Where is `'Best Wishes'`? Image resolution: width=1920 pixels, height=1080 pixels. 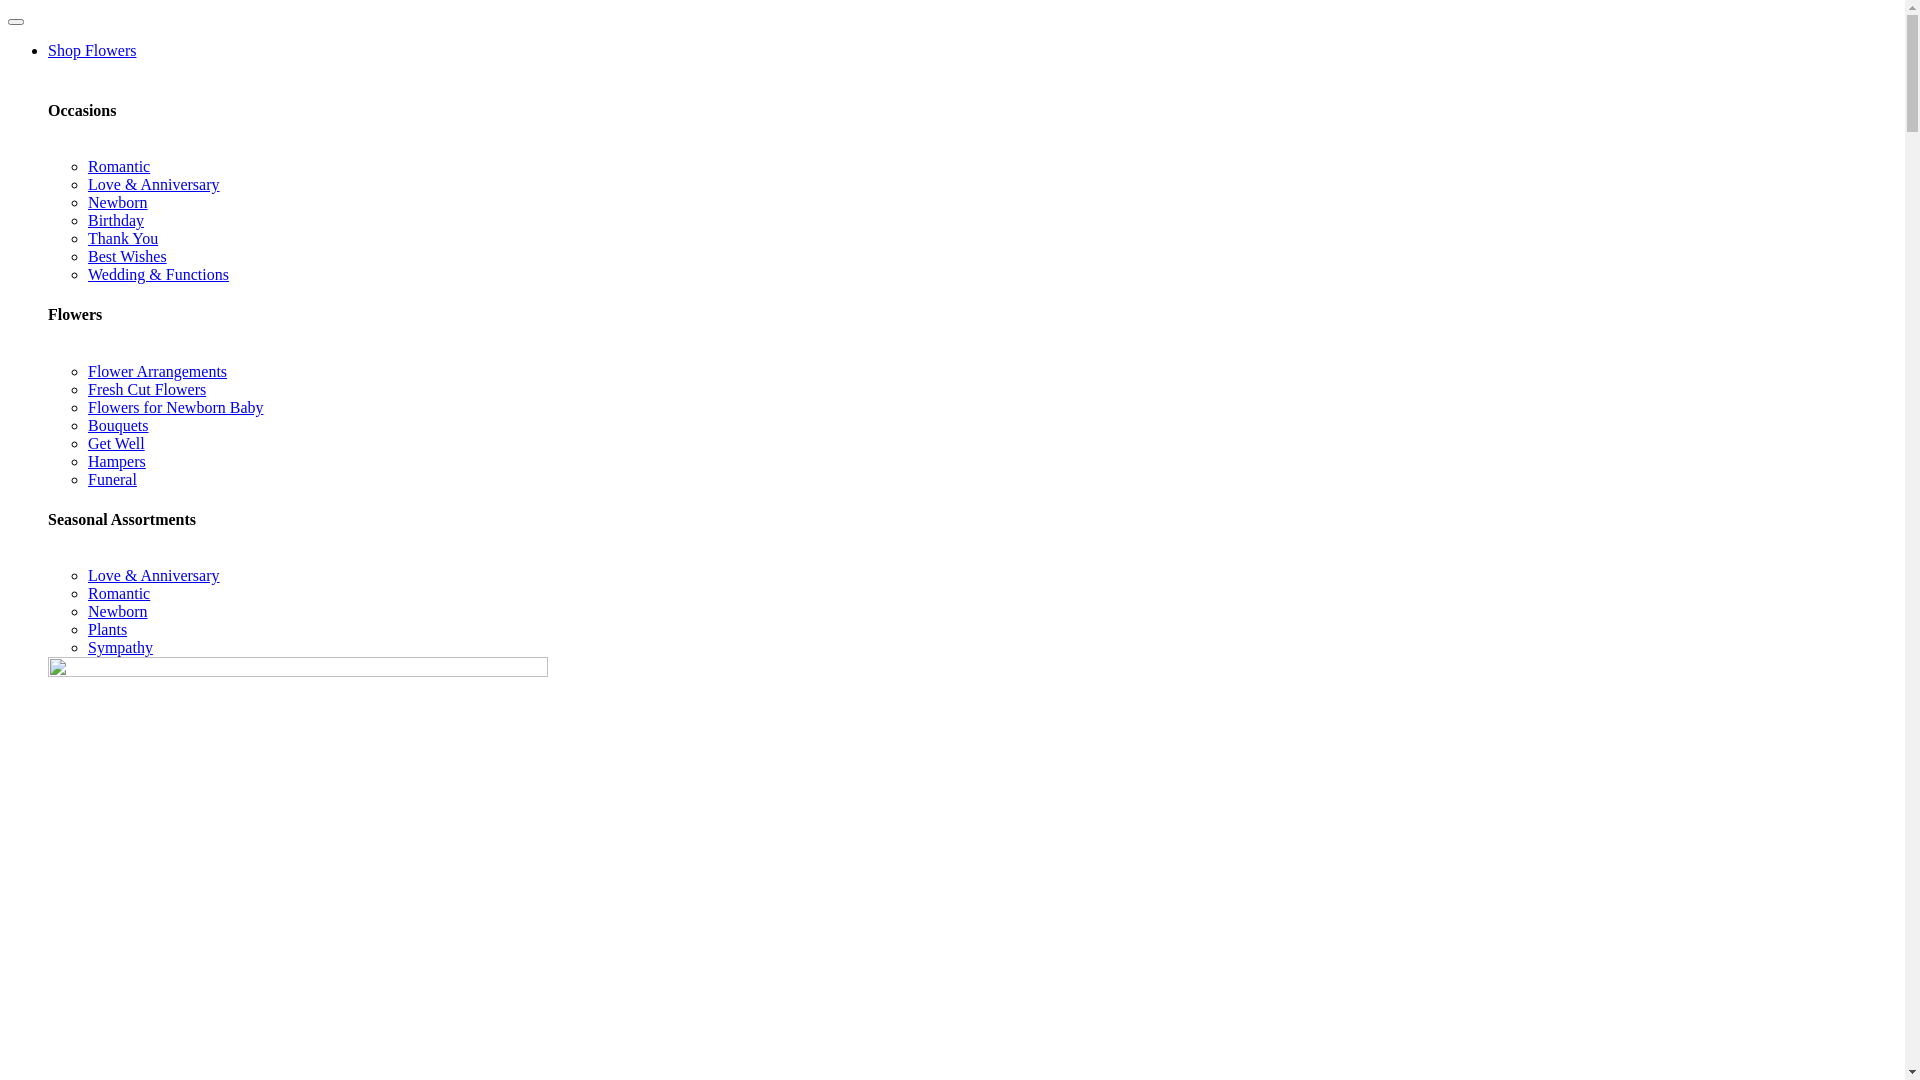
'Best Wishes' is located at coordinates (126, 255).